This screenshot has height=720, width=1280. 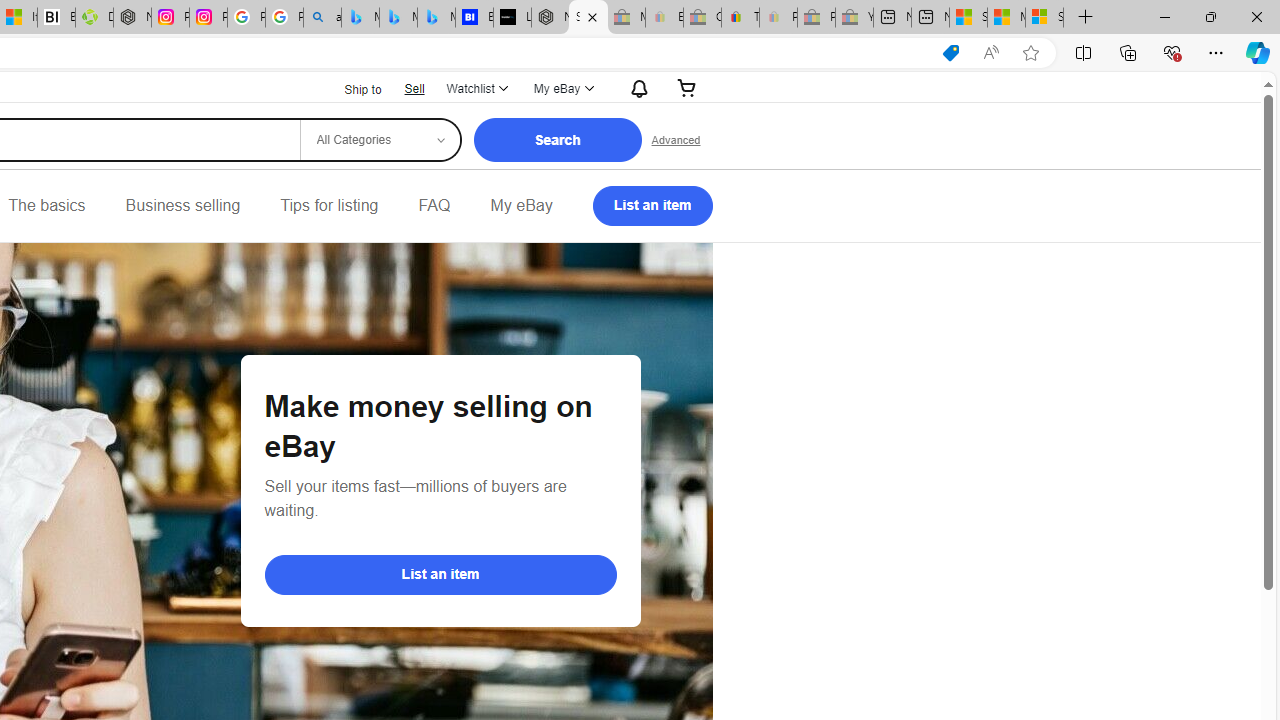 I want to click on 'This site has coupons! Shopping in Microsoft Edge', so click(x=950, y=52).